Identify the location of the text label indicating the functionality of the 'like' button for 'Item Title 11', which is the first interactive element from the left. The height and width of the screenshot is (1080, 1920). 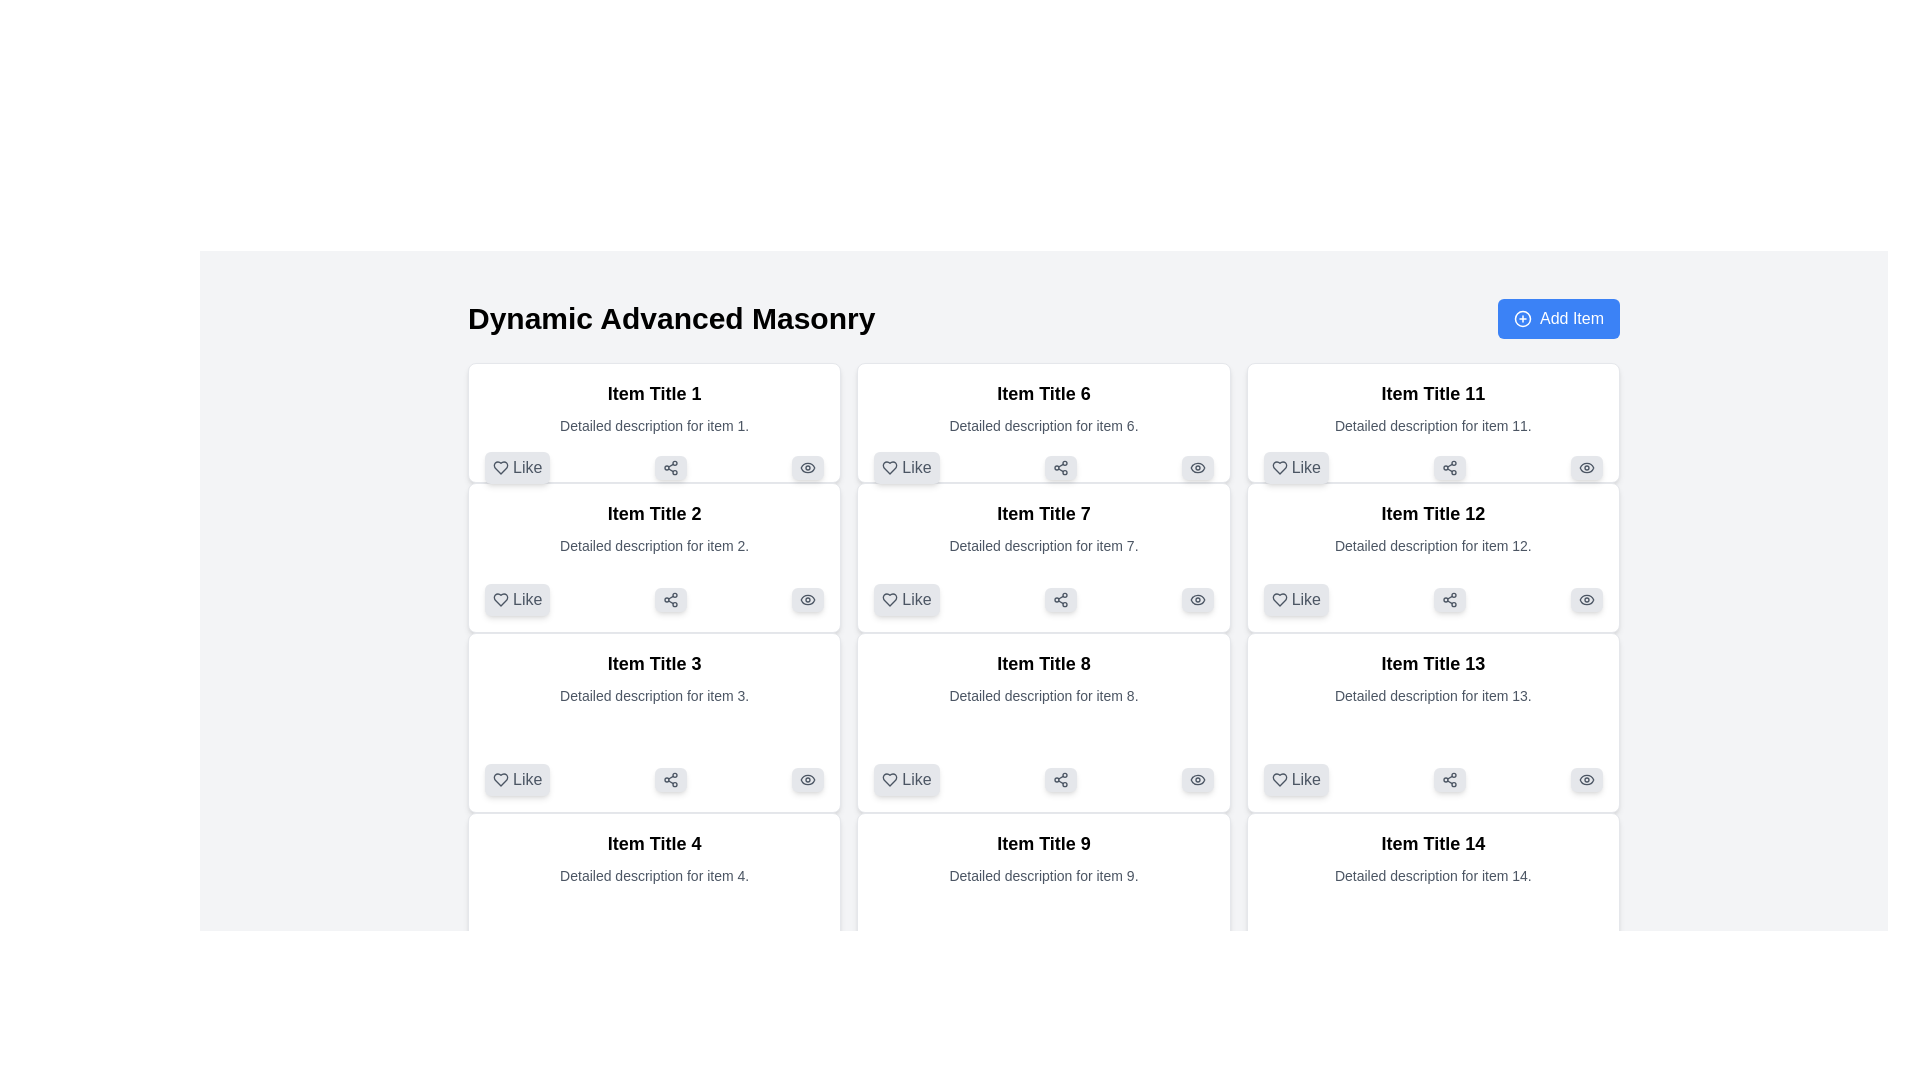
(1306, 467).